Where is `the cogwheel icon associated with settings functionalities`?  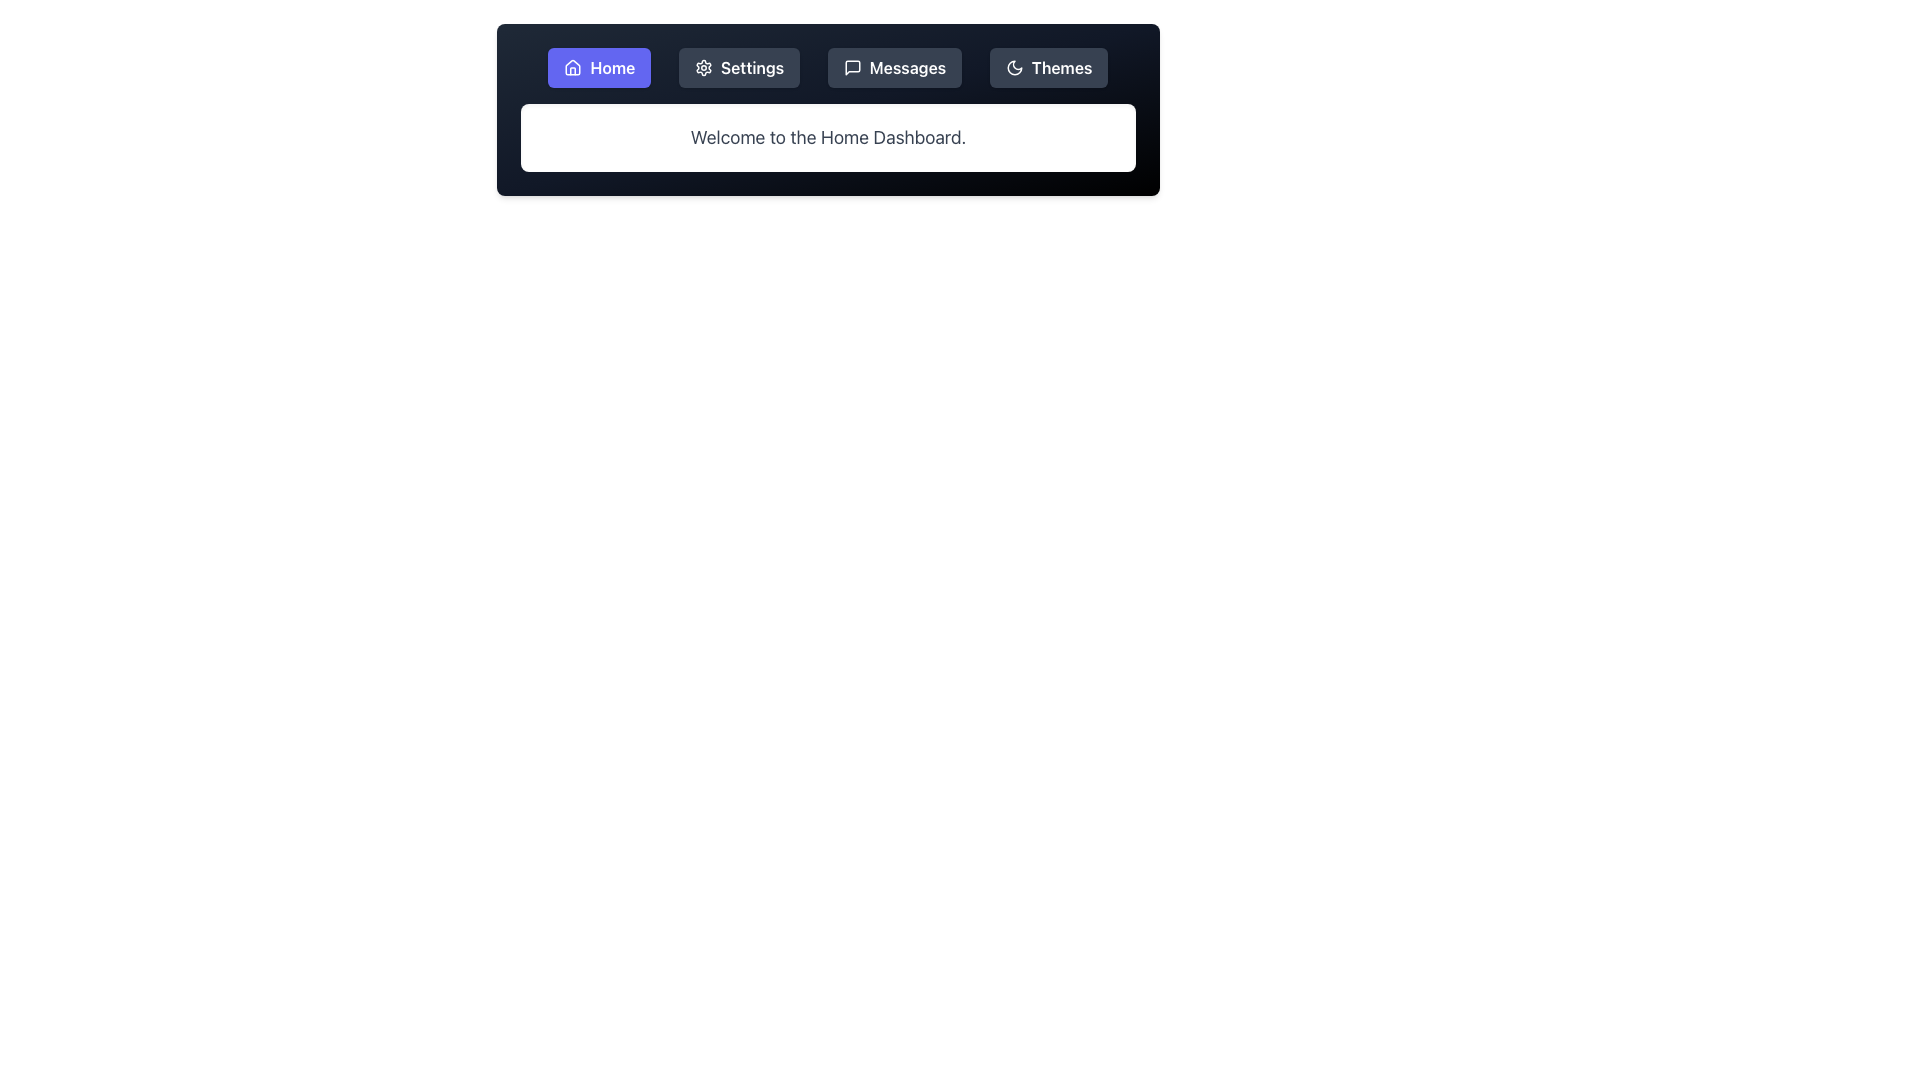
the cogwheel icon associated with settings functionalities is located at coordinates (703, 67).